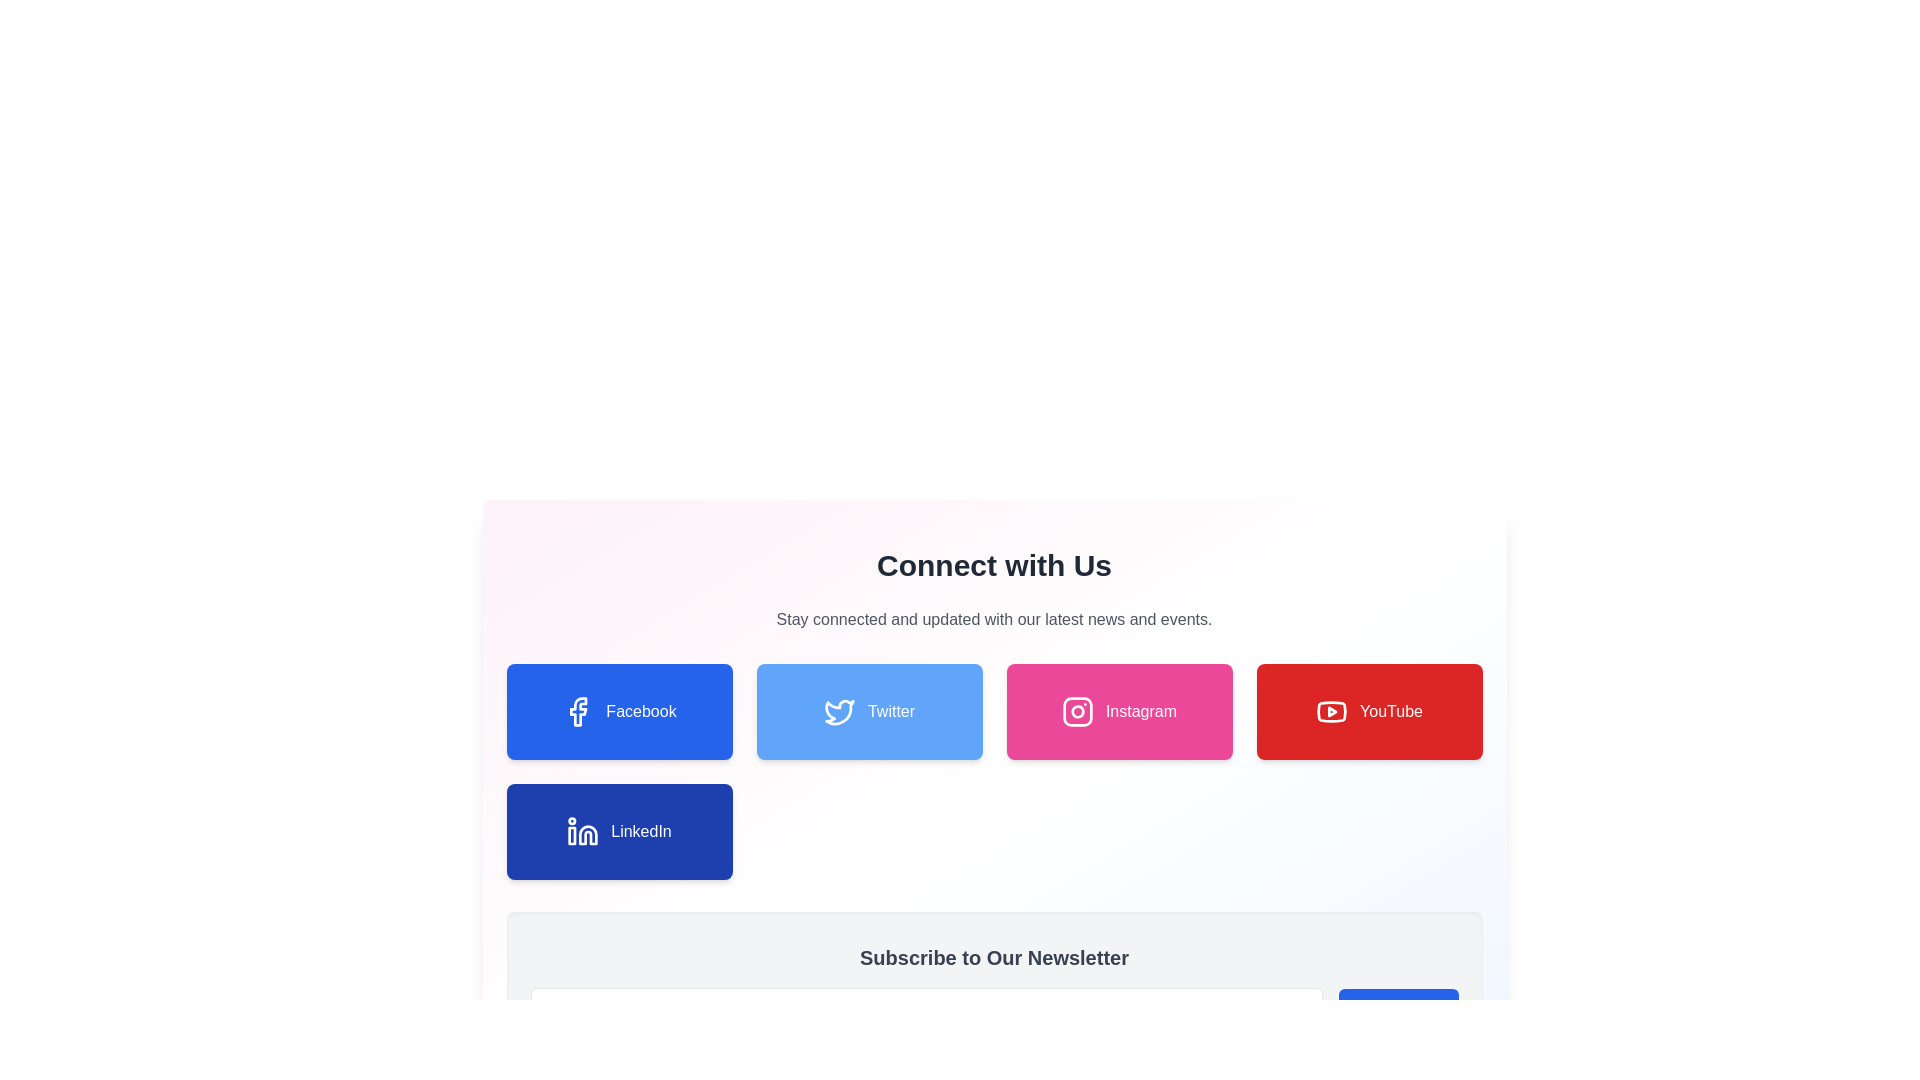  Describe the element at coordinates (1397, 1013) in the screenshot. I see `the subscription button located to the right of the email input field` at that location.